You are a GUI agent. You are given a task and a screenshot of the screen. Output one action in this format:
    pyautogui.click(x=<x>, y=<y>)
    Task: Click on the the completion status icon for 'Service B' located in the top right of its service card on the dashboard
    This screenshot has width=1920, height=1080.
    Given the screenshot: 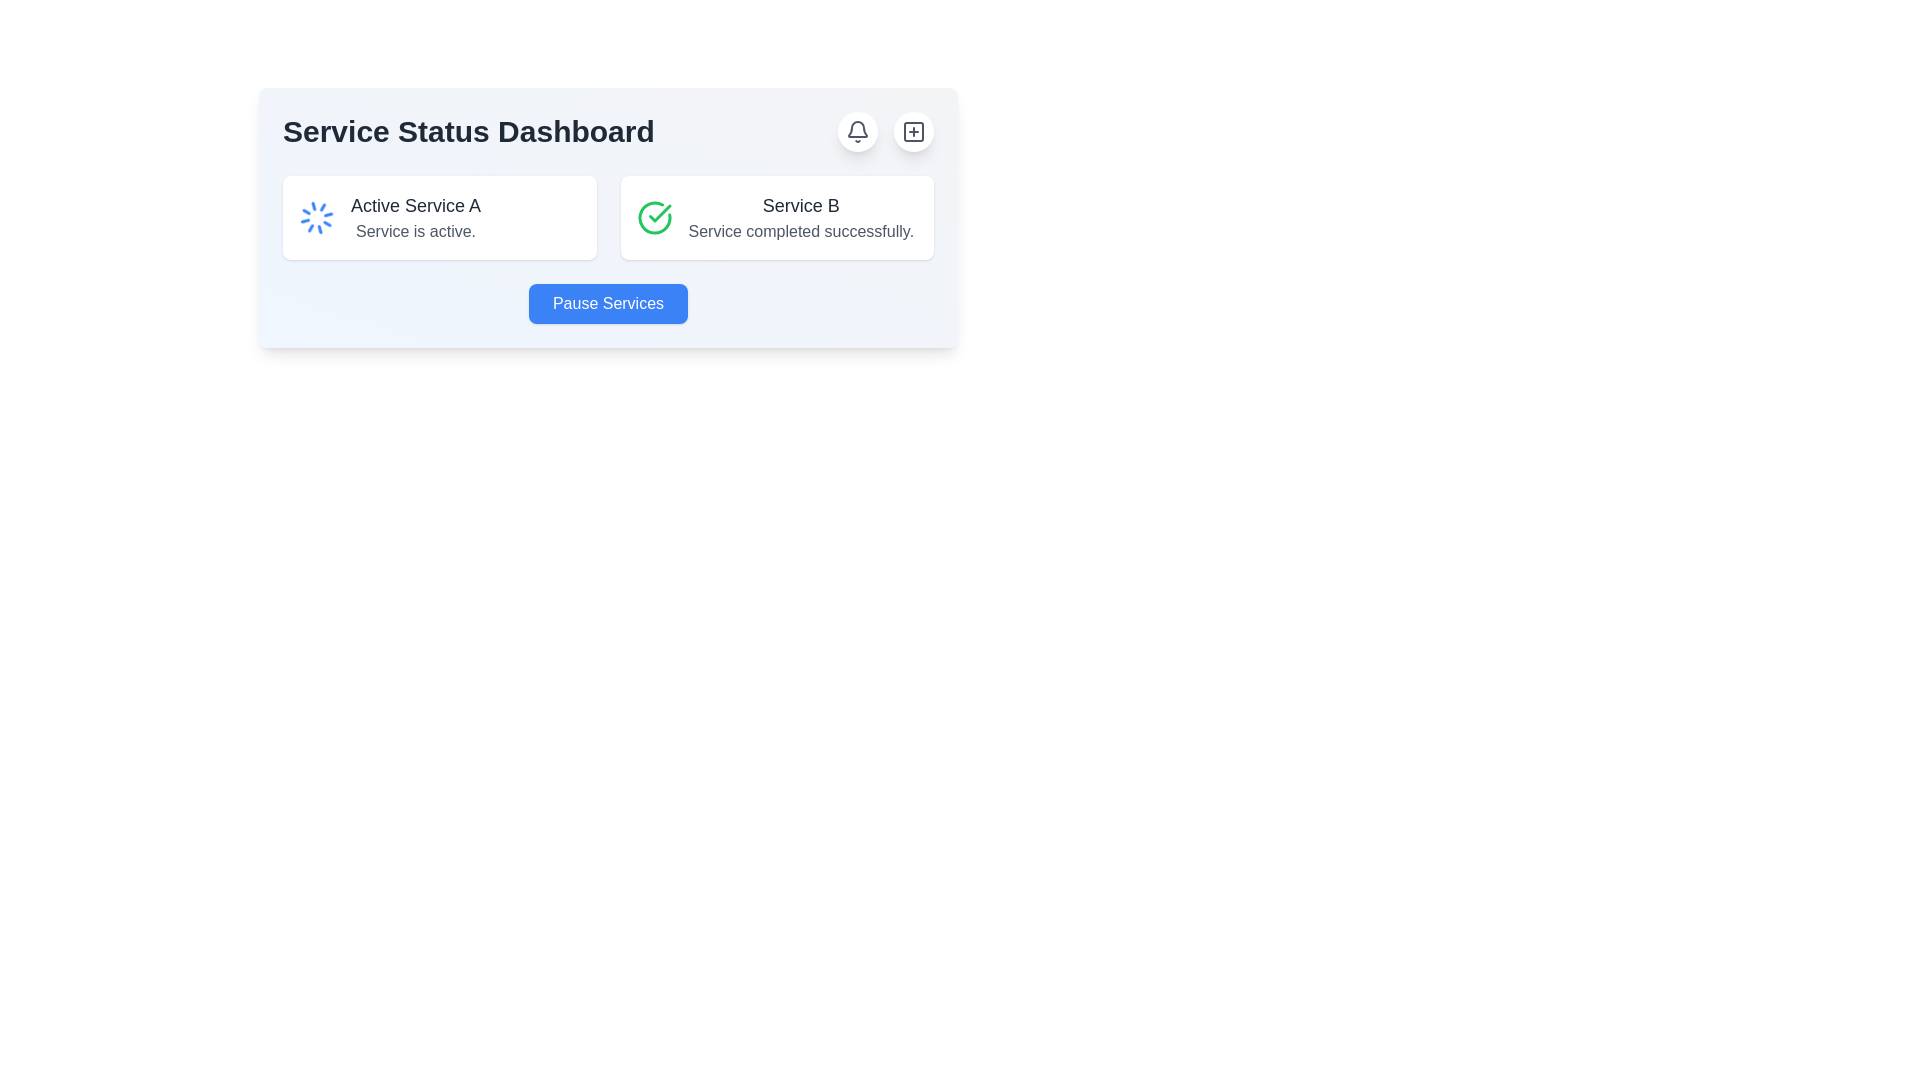 What is the action you would take?
    pyautogui.click(x=659, y=213)
    